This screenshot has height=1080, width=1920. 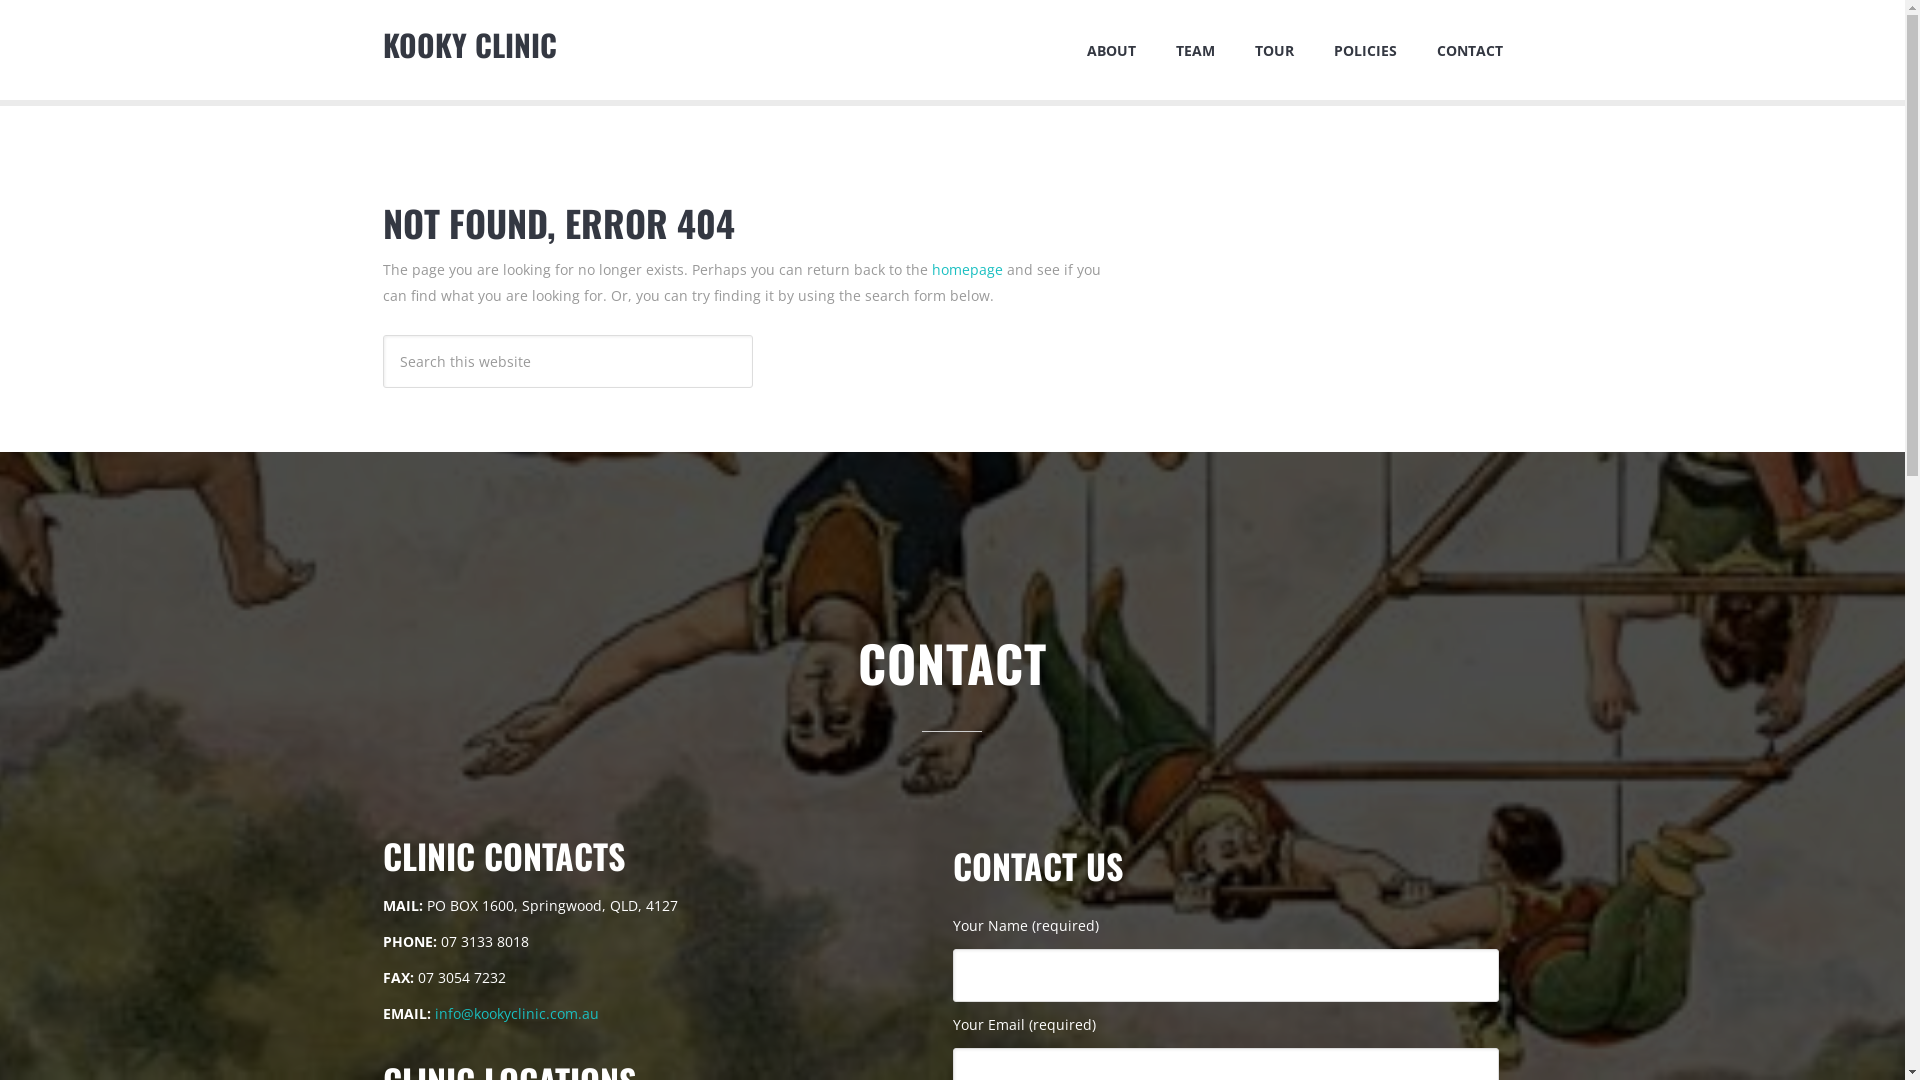 I want to click on 'TEAM', so click(x=1195, y=49).